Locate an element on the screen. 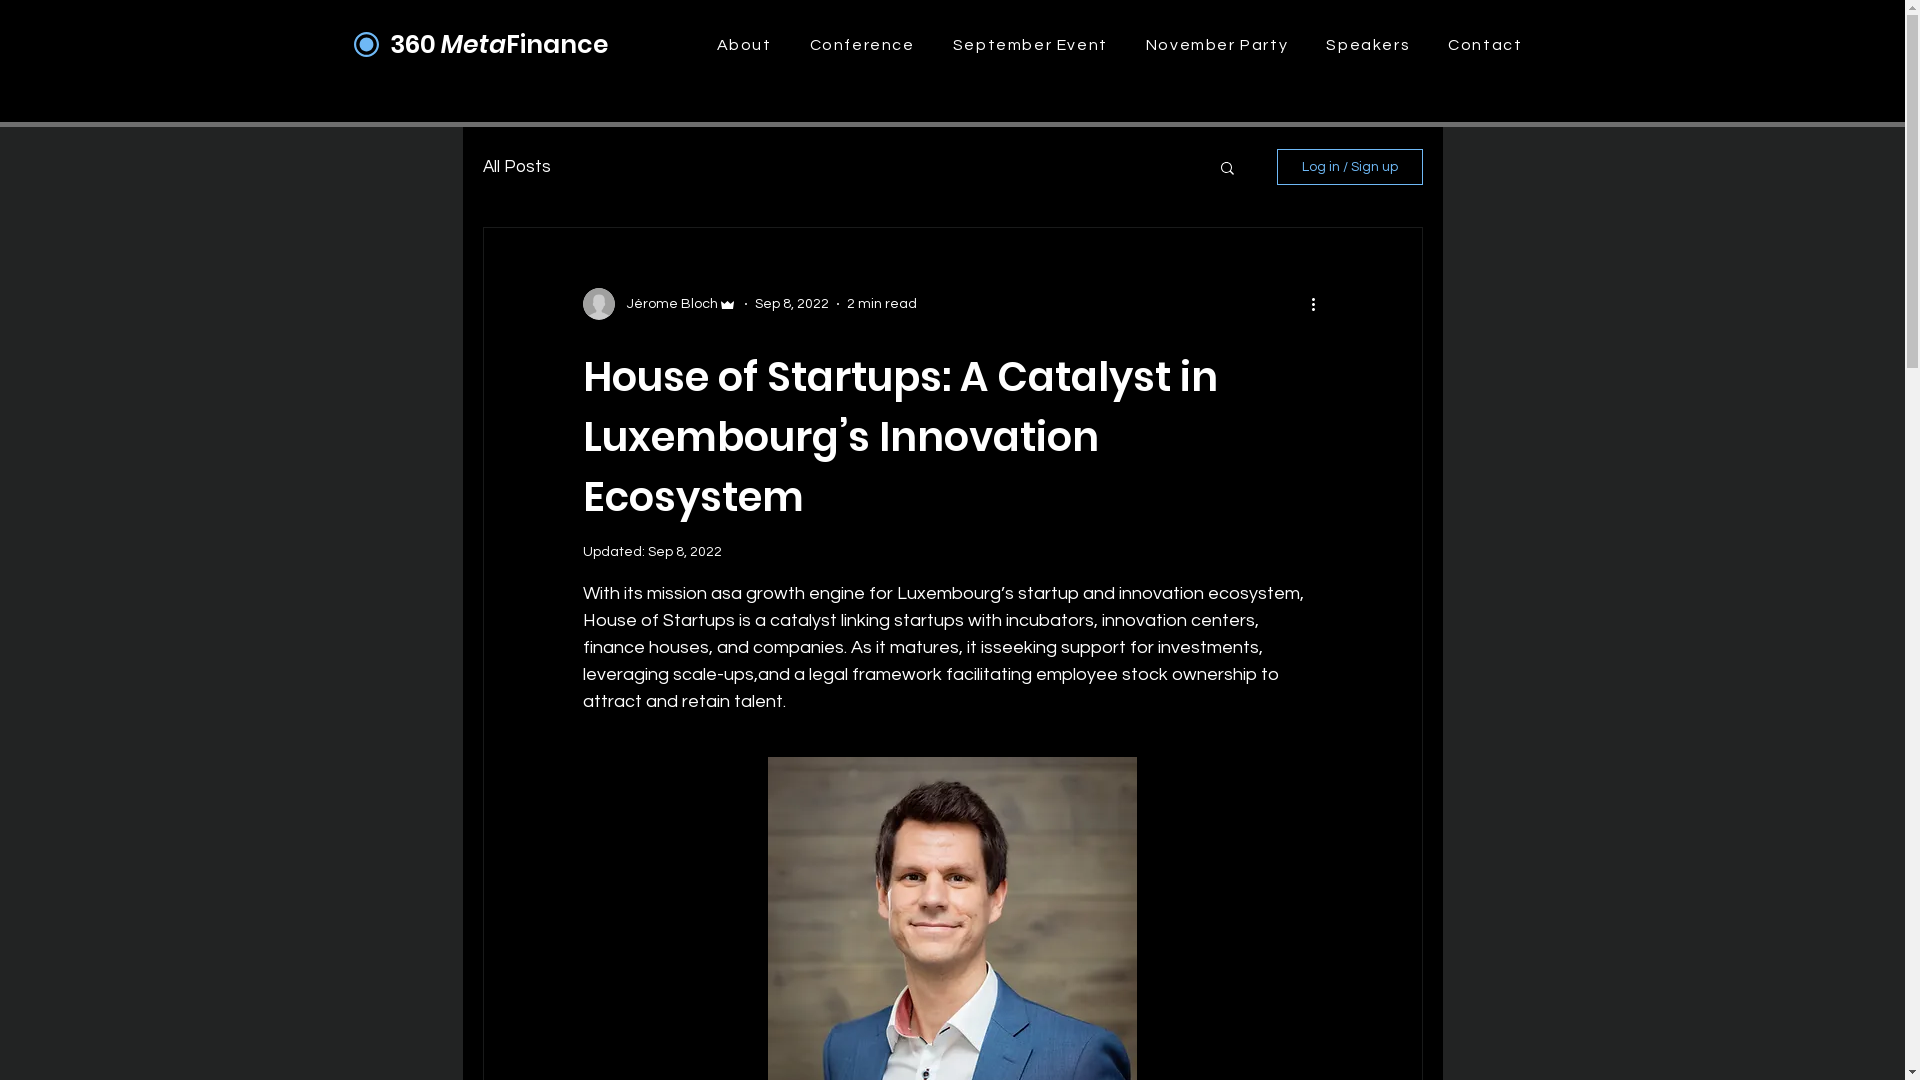 The image size is (1920, 1080). 'Contact' is located at coordinates (1484, 45).